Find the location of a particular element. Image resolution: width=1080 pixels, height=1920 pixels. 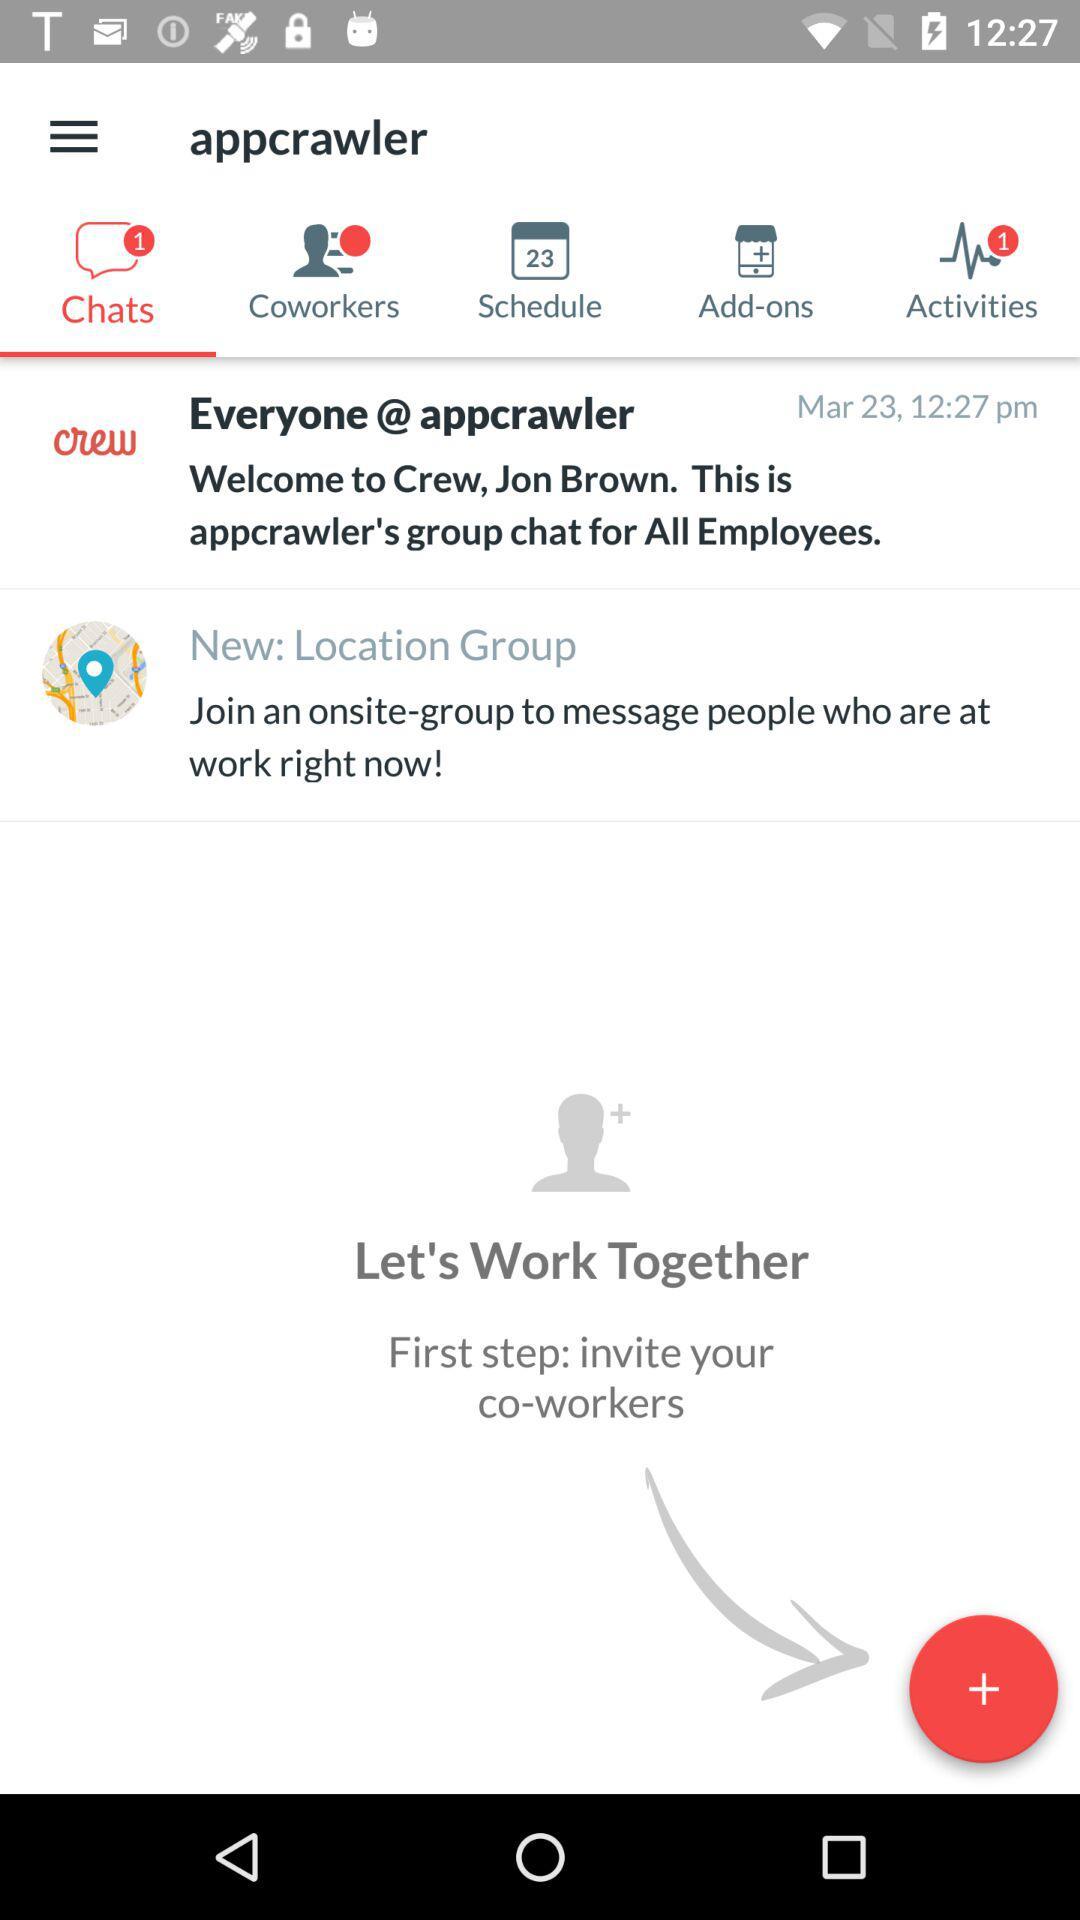

the add icon is located at coordinates (982, 1695).